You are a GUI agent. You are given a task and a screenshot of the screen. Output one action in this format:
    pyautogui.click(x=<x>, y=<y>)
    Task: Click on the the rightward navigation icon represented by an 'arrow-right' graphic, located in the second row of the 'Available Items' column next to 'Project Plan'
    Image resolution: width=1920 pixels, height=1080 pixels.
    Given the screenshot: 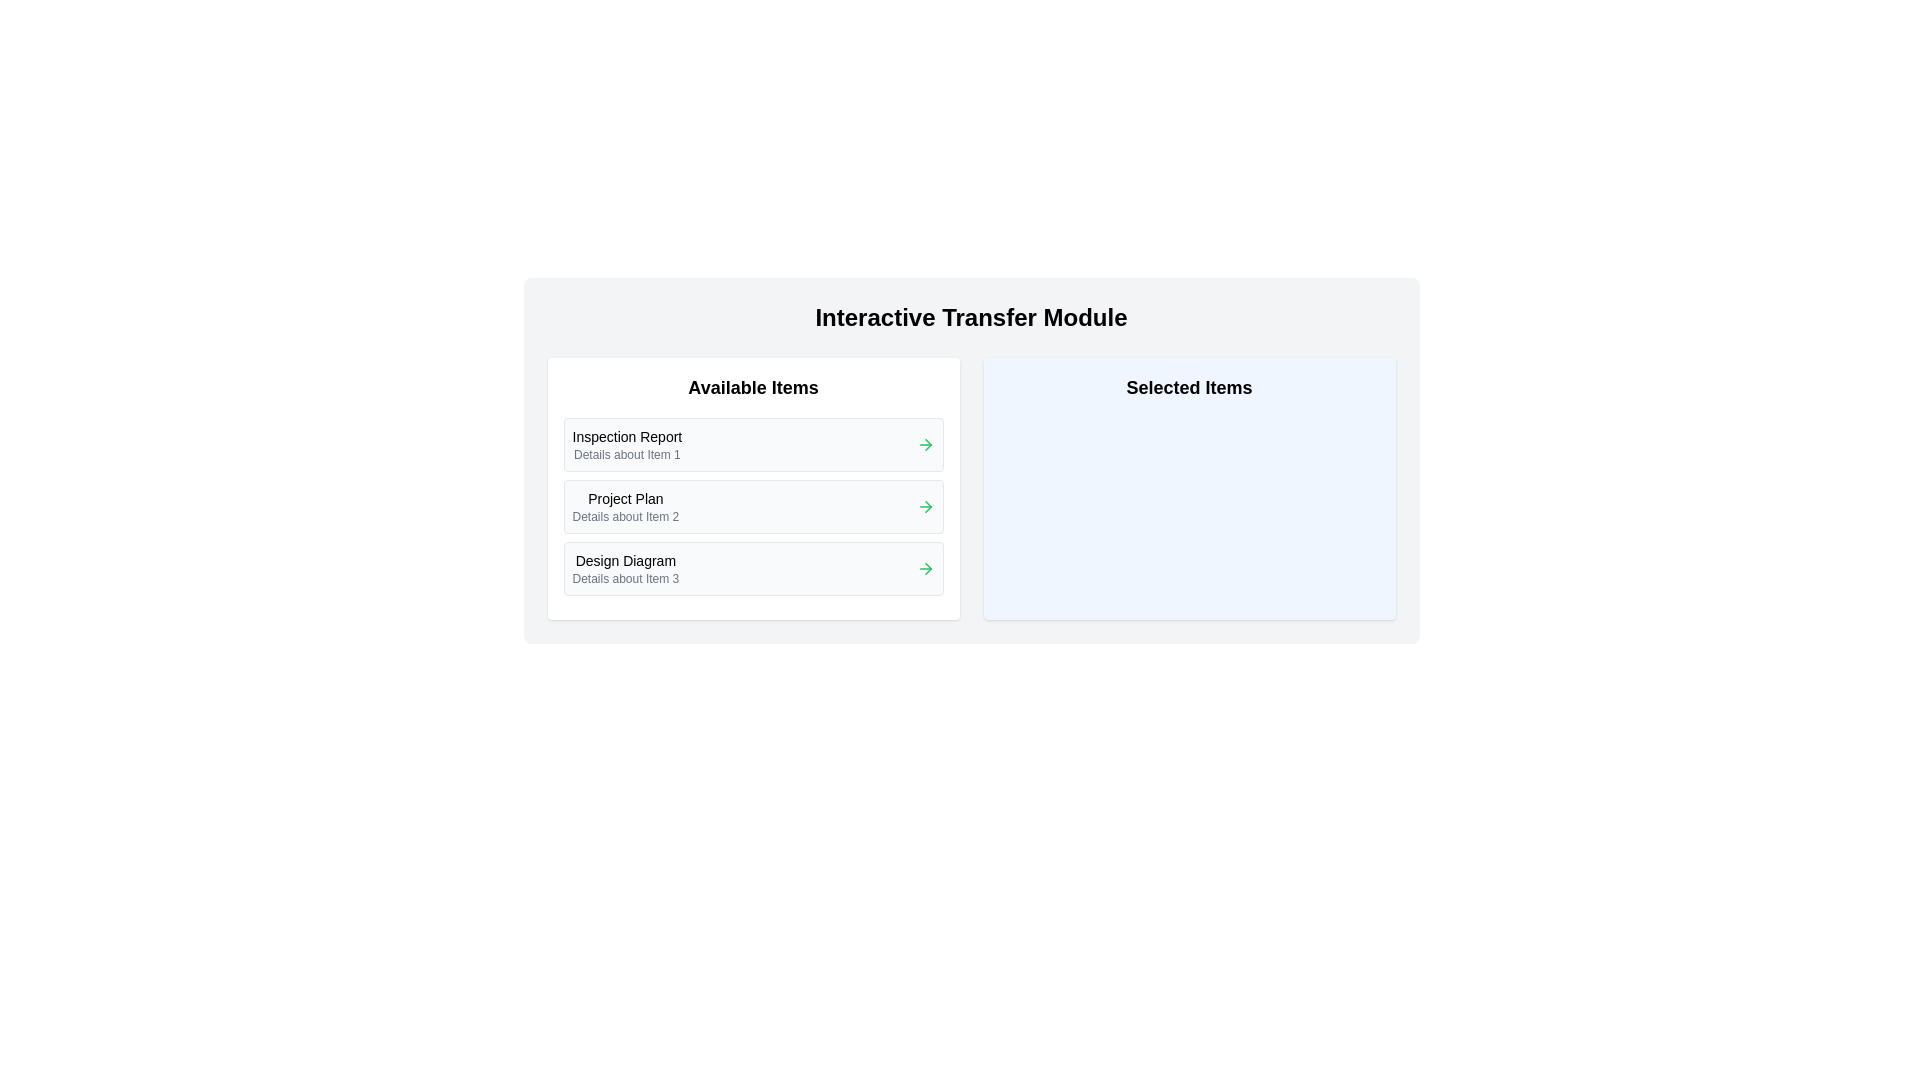 What is the action you would take?
    pyautogui.click(x=927, y=443)
    